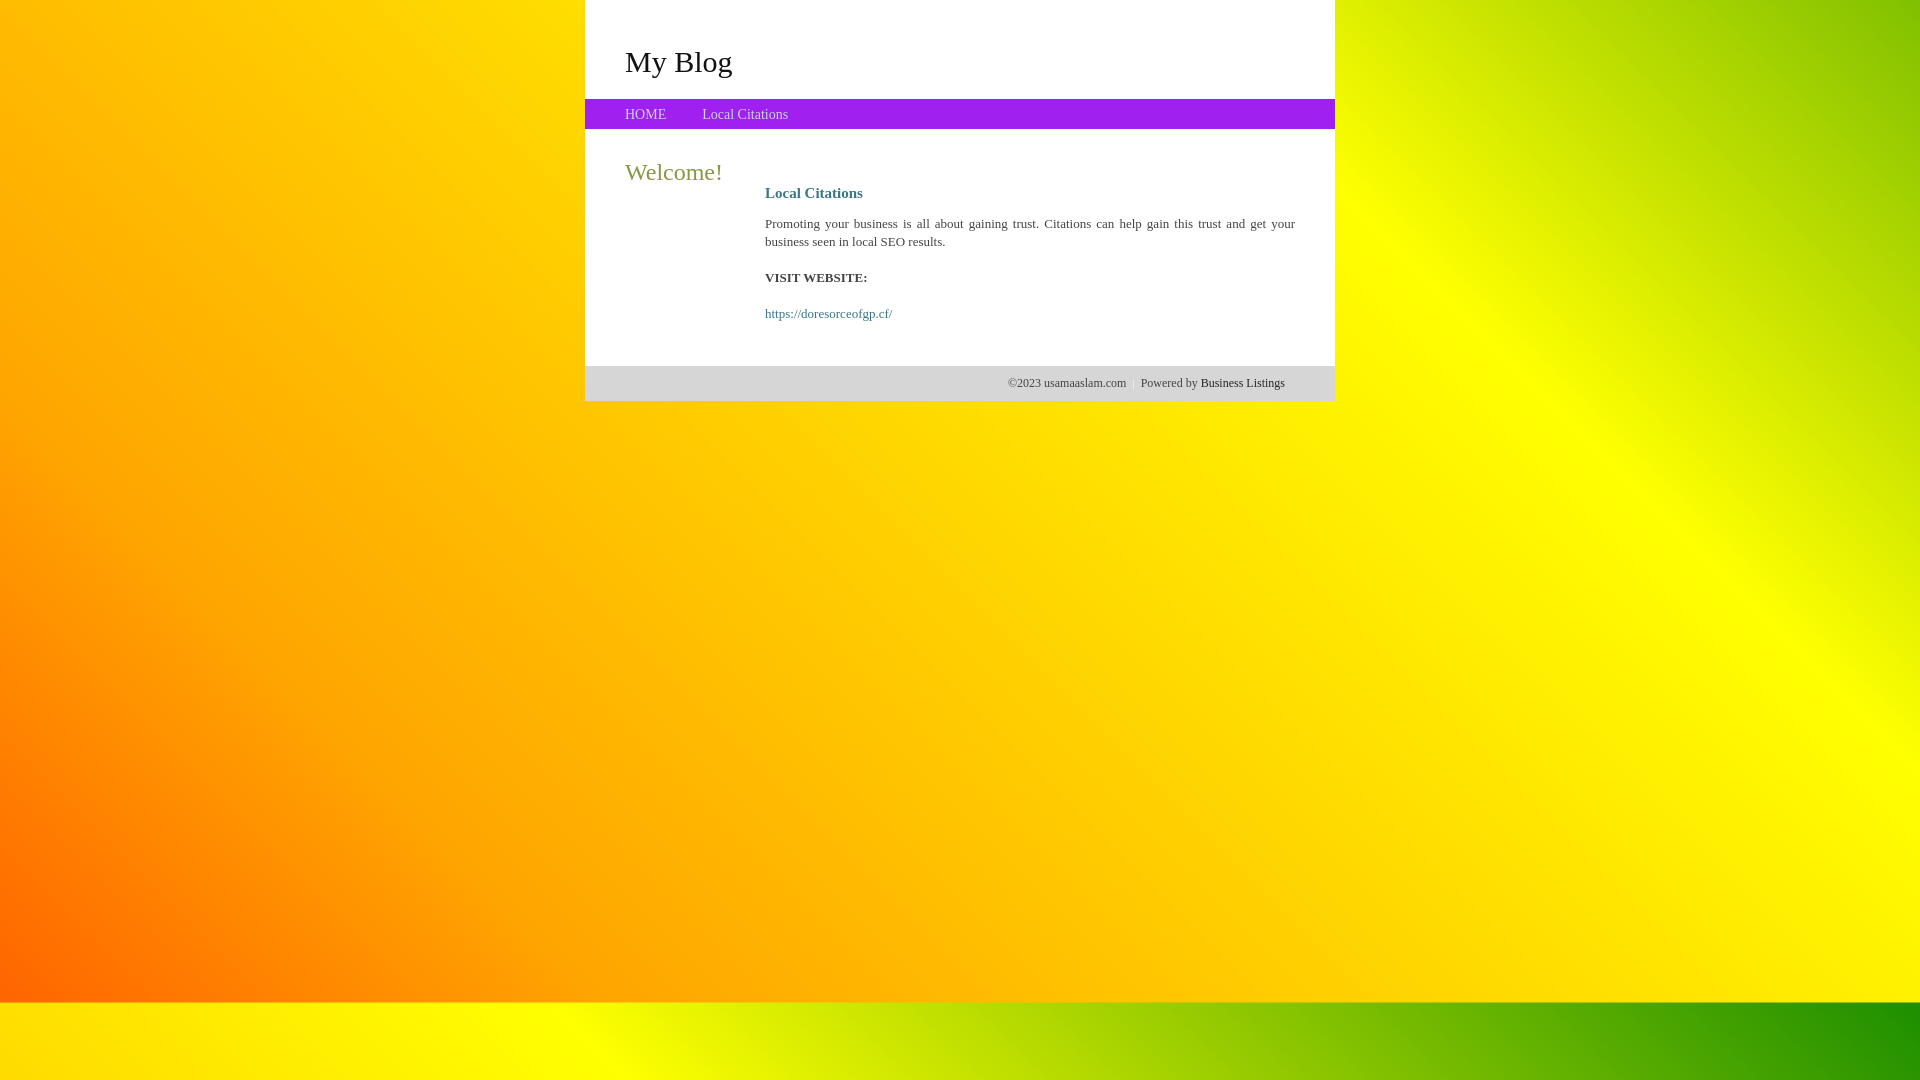 Image resolution: width=1920 pixels, height=1080 pixels. What do you see at coordinates (645, 114) in the screenshot?
I see `'HOME'` at bounding box center [645, 114].